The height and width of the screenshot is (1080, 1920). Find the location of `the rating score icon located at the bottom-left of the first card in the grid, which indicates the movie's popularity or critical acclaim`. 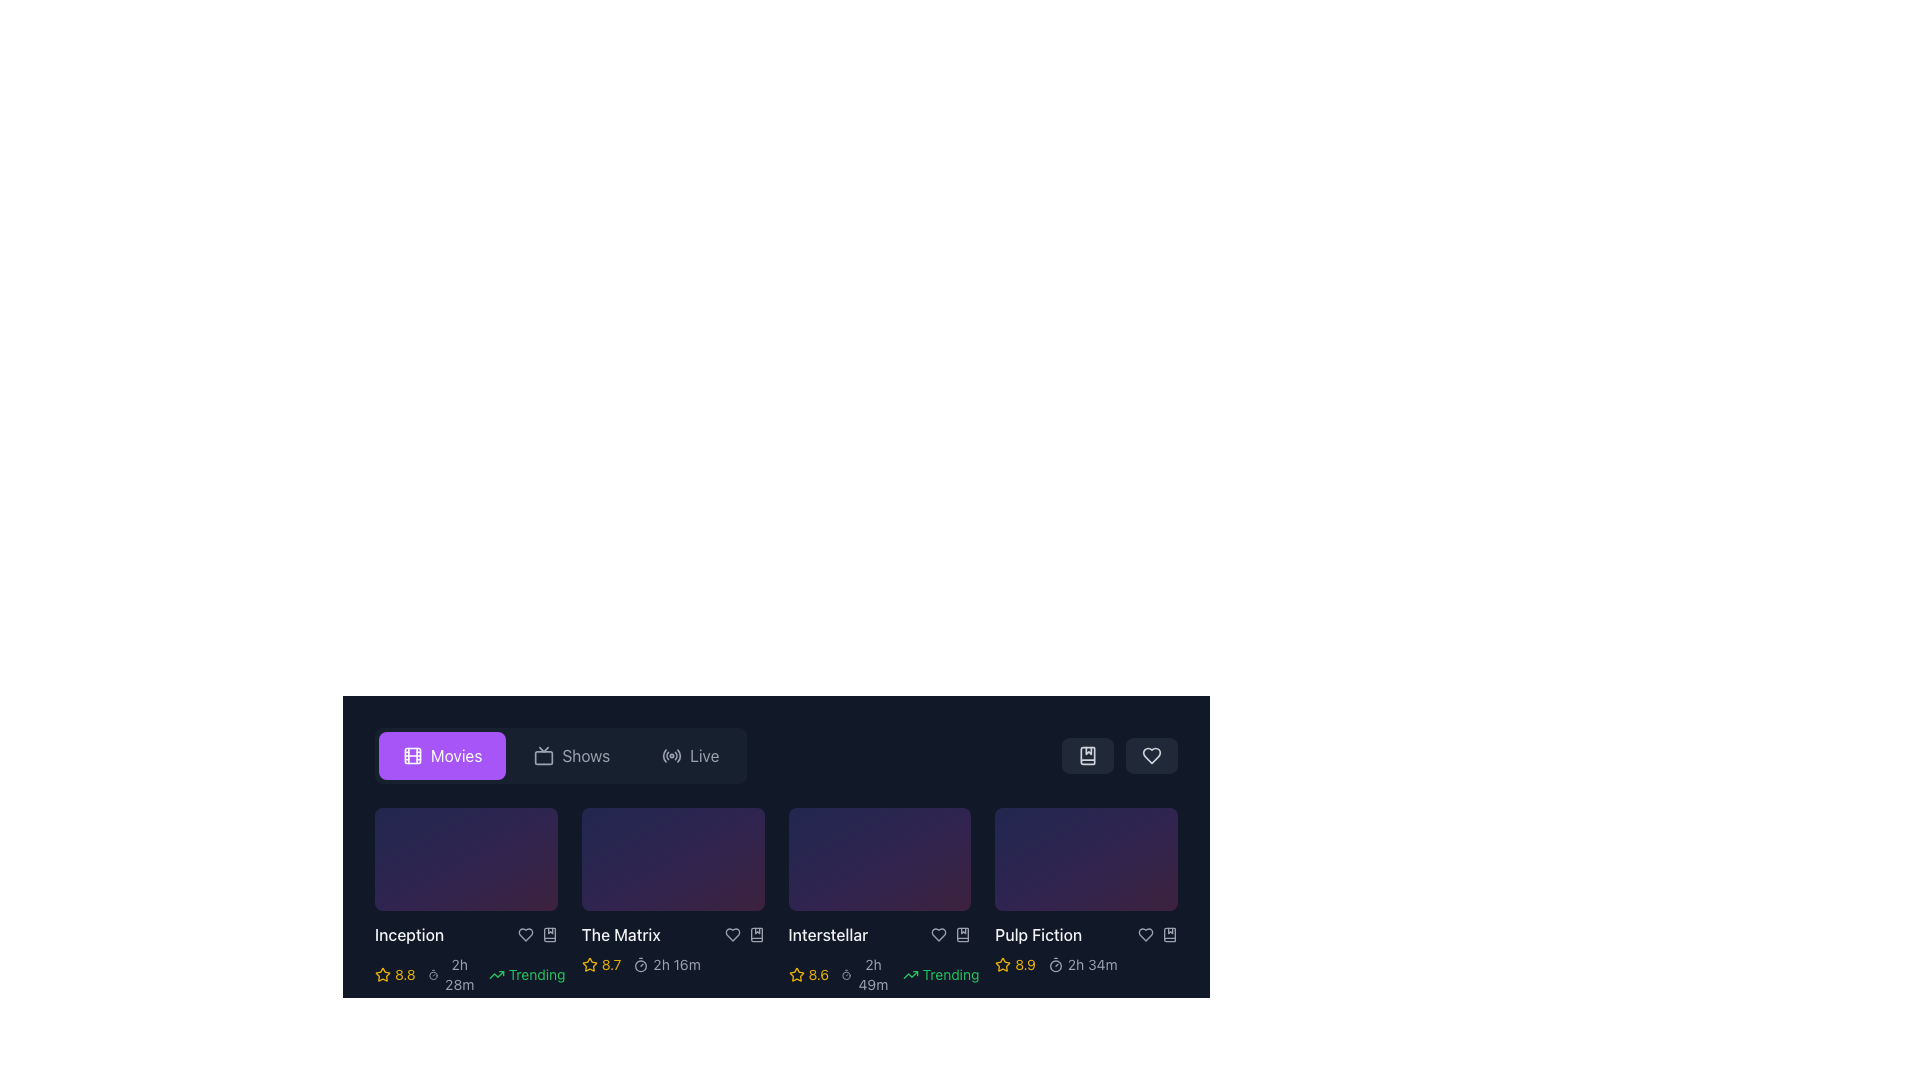

the rating score icon located at the bottom-left of the first card in the grid, which indicates the movie's popularity or critical acclaim is located at coordinates (395, 973).